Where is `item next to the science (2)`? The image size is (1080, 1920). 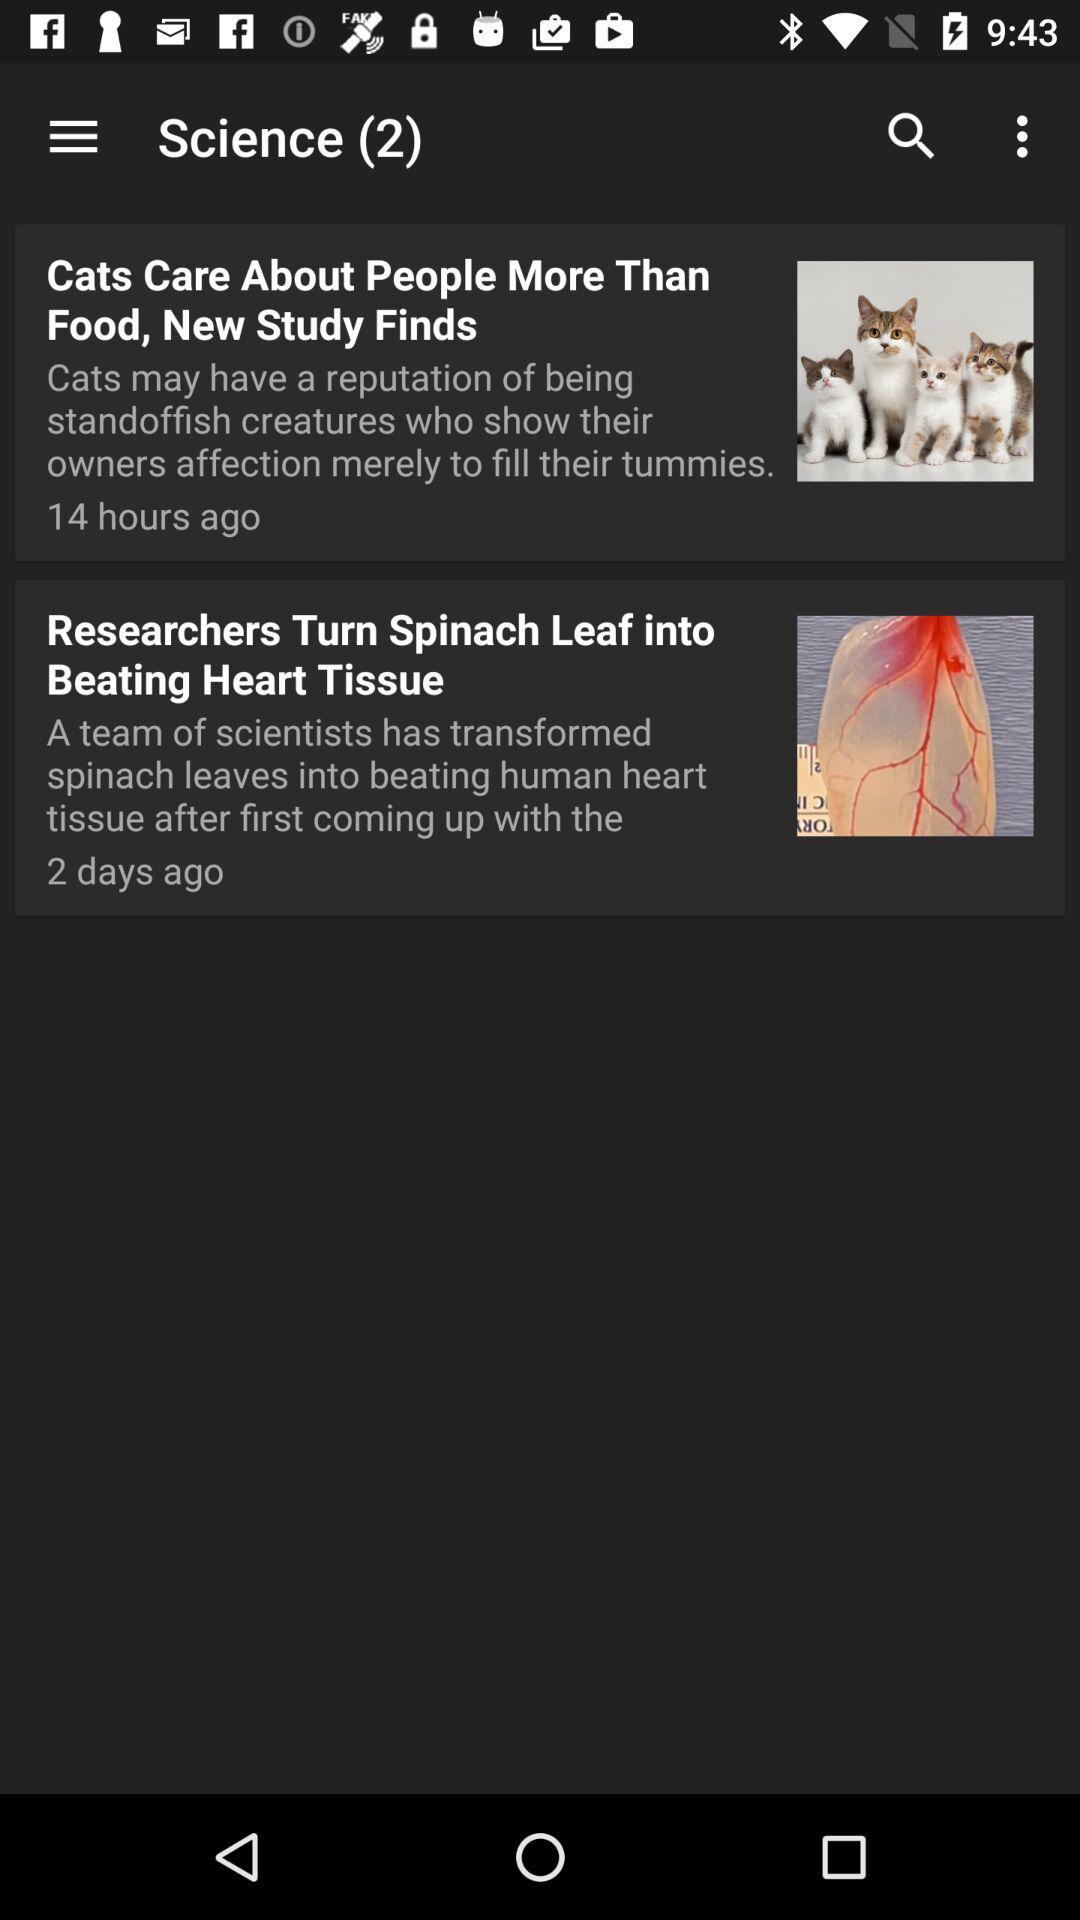 item next to the science (2) is located at coordinates (72, 135).